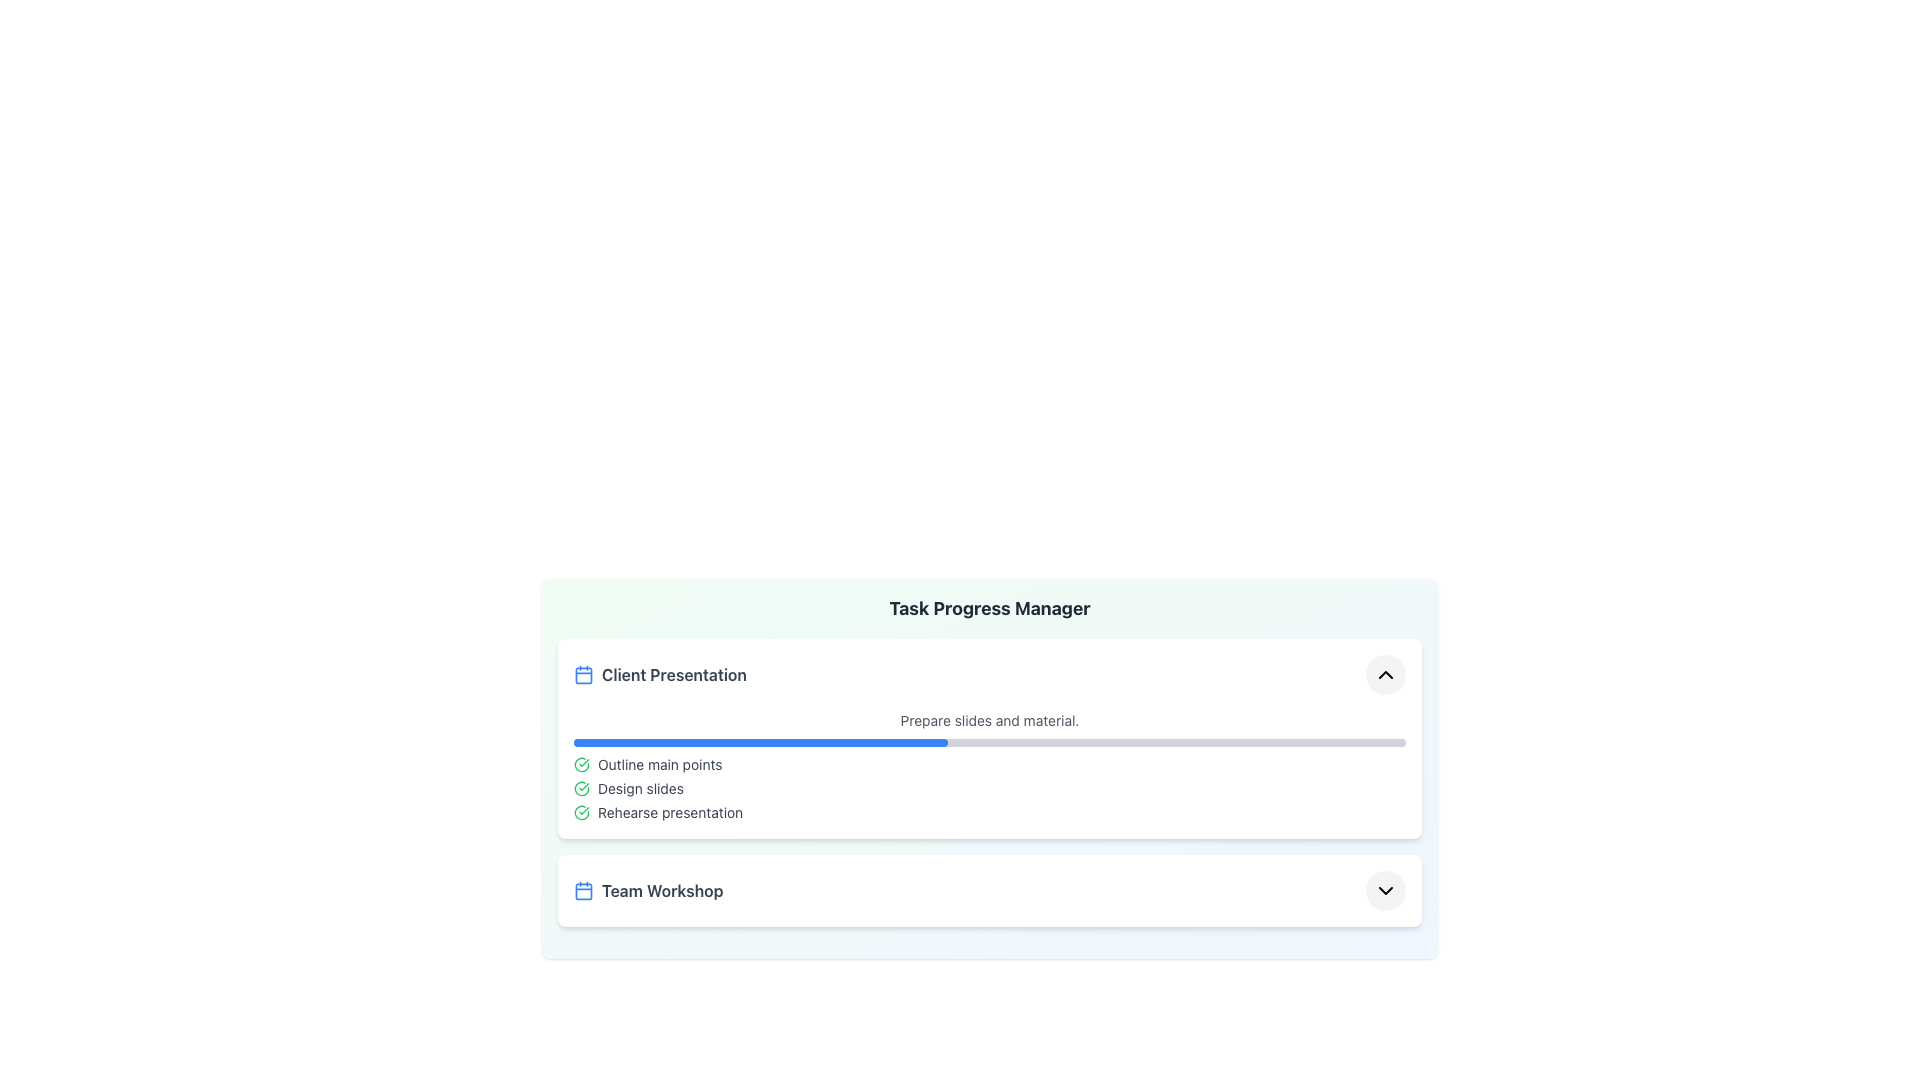  I want to click on the status of the task represented by the icon indicating that 'Rehearse presentation' has been successfully completed, located in the 'Client Presentation' section, so click(580, 813).